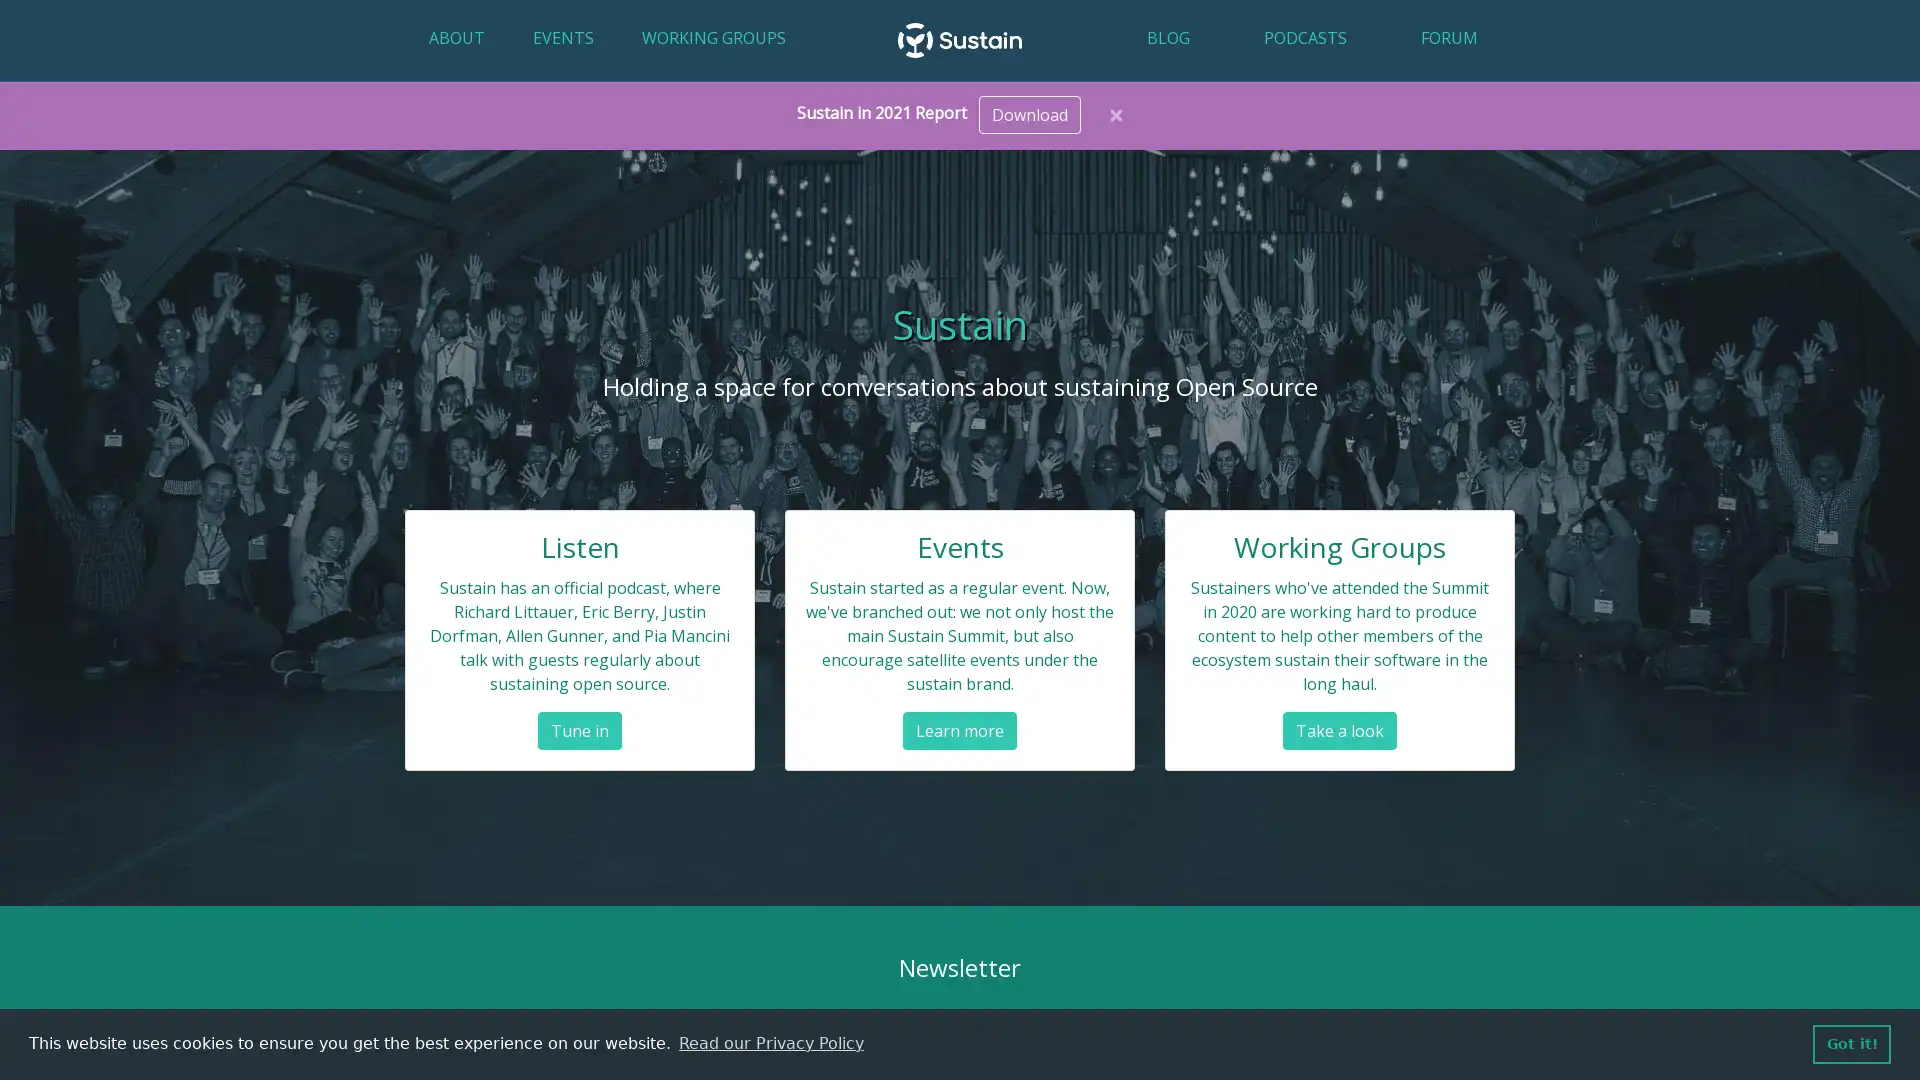  I want to click on learn more about cookies, so click(770, 1043).